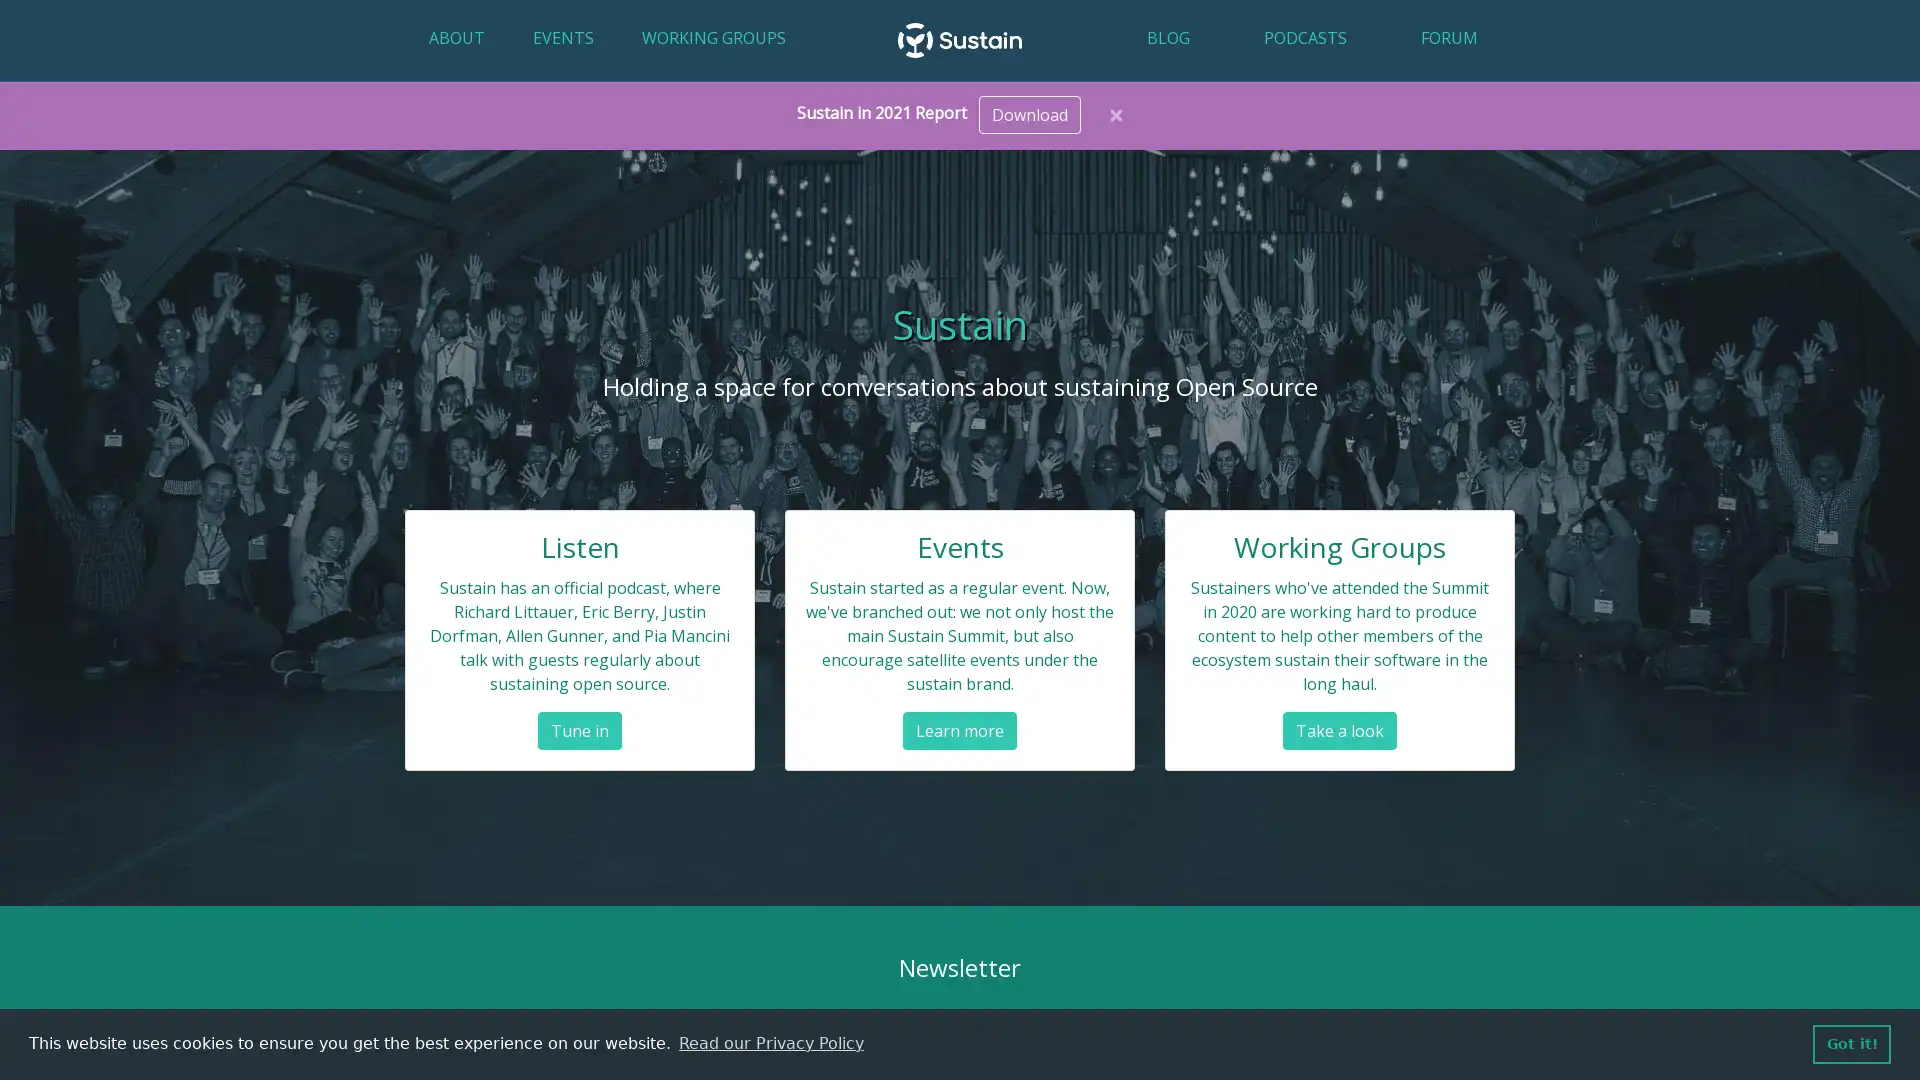  I want to click on learn more about cookies, so click(770, 1043).